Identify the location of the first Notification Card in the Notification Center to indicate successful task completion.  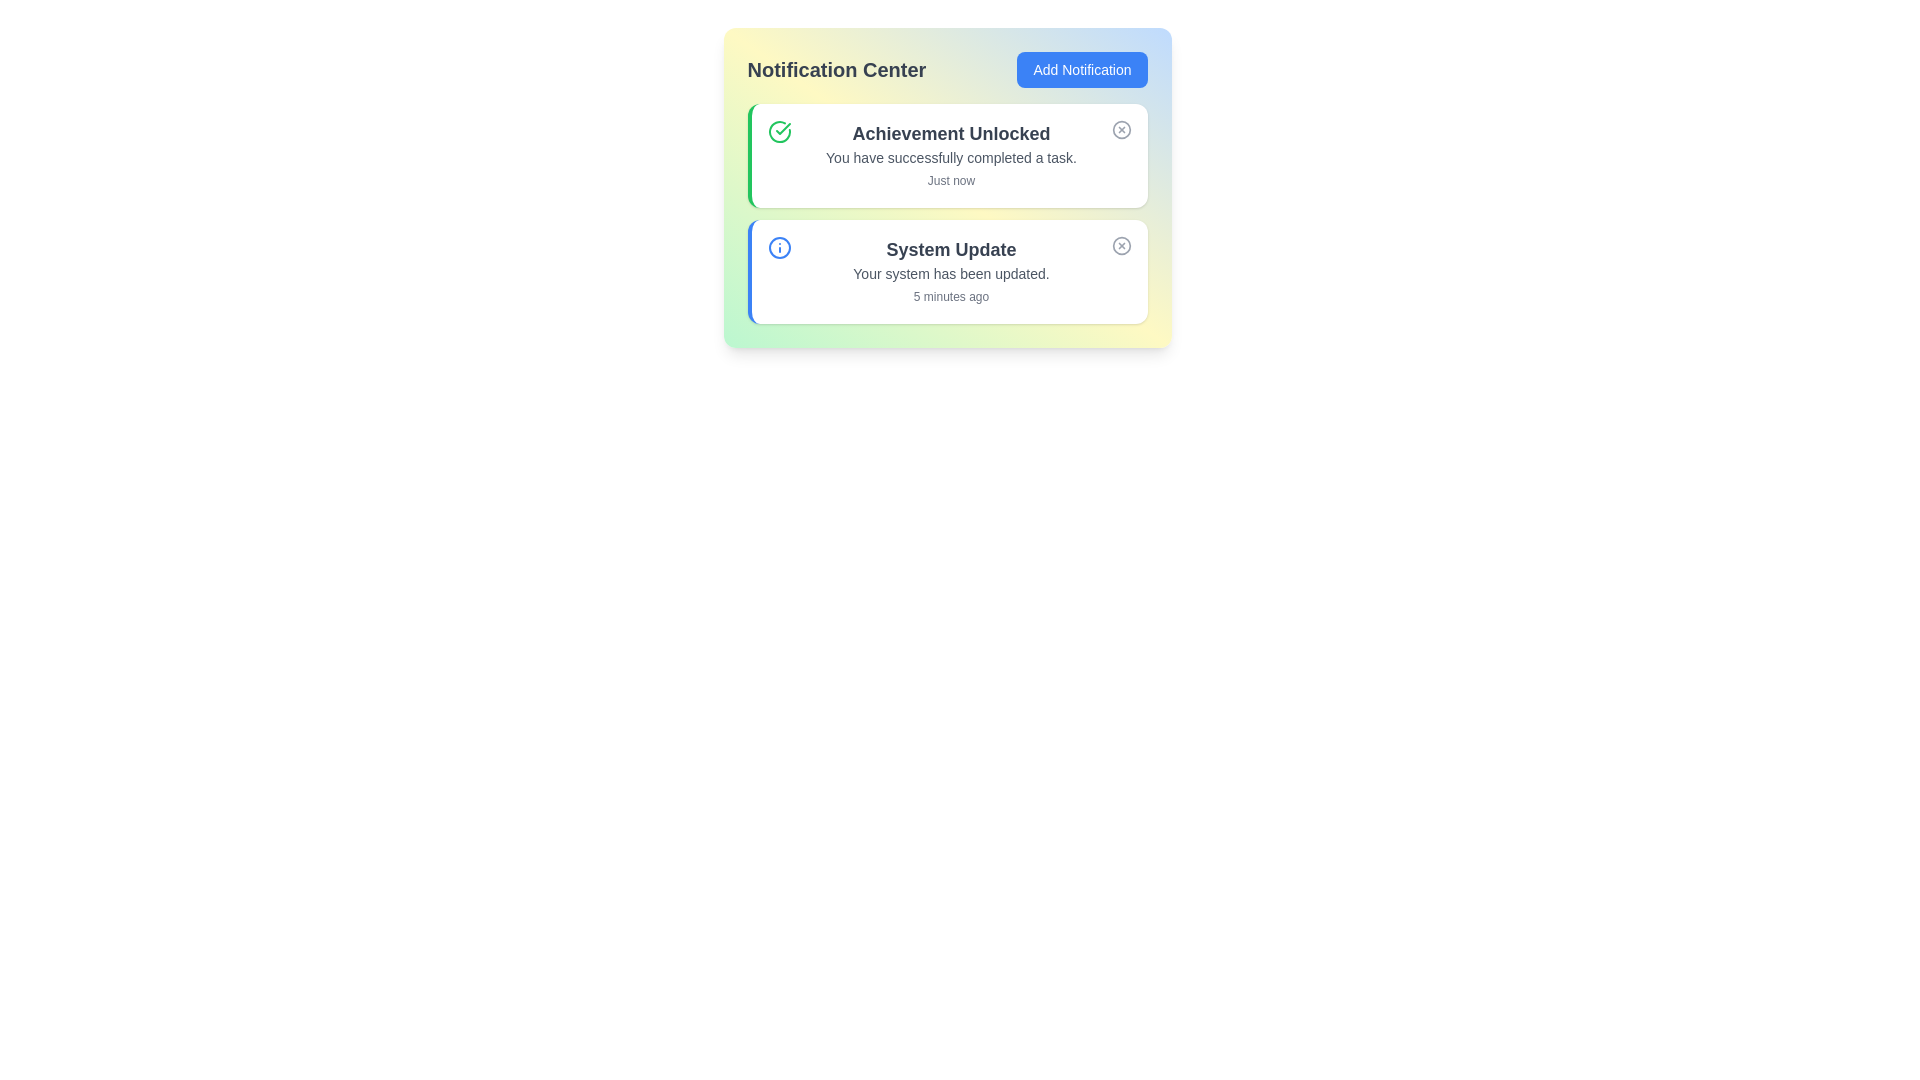
(946, 154).